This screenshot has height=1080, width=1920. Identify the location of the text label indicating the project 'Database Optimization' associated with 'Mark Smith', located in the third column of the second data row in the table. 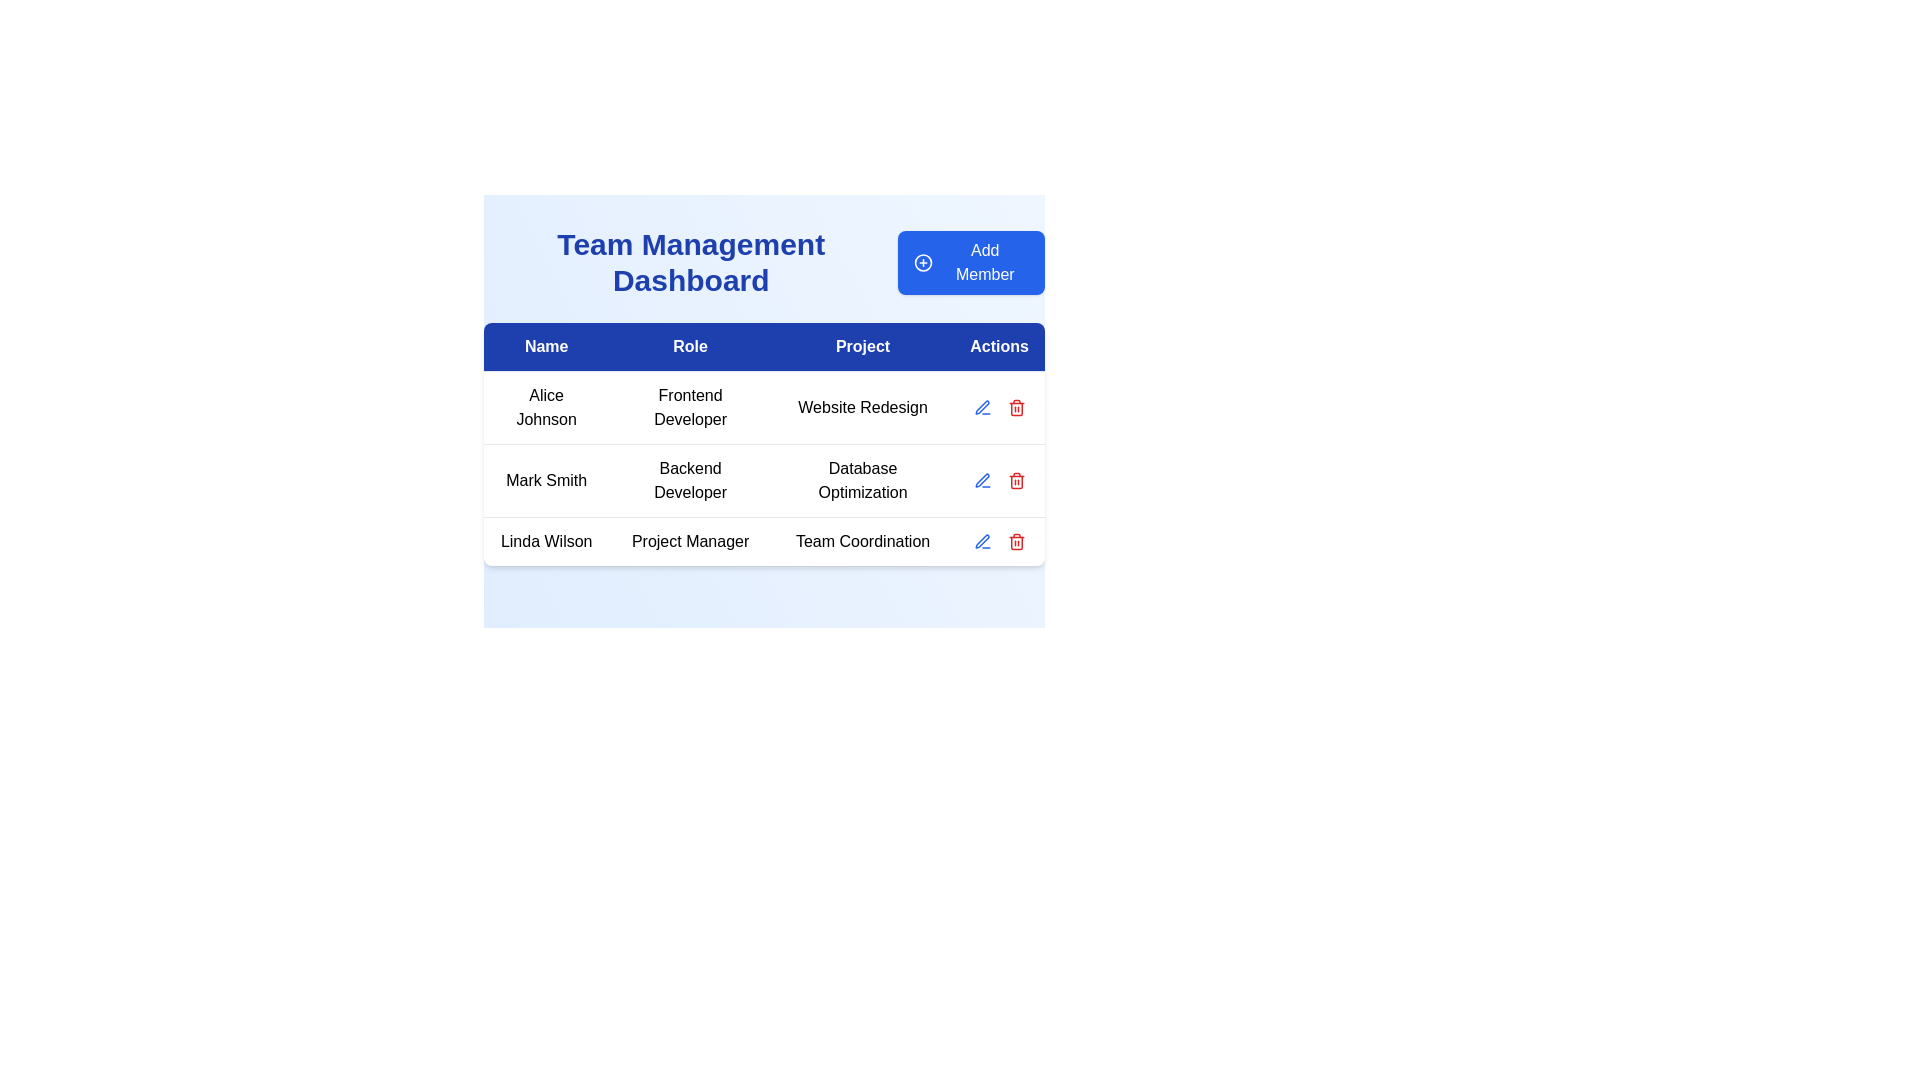
(863, 481).